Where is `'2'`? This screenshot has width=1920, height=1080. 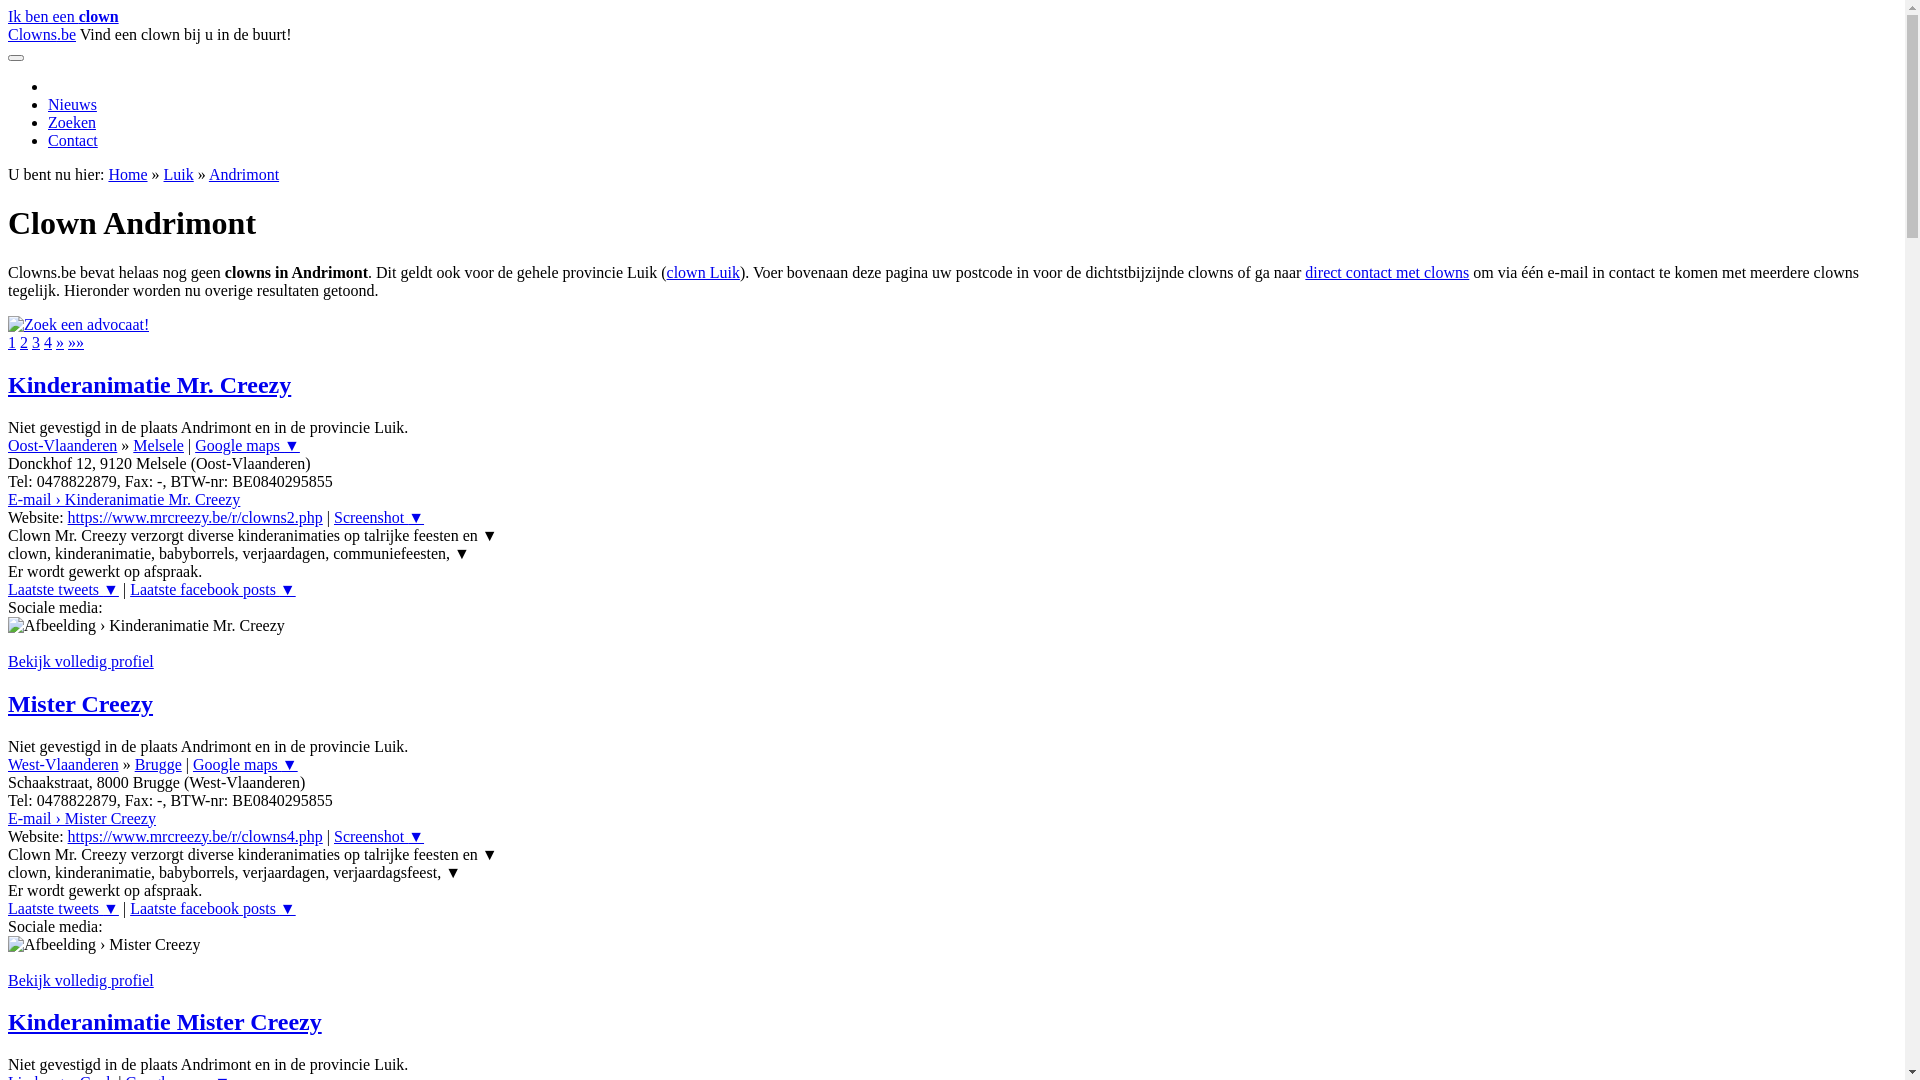
'2' is located at coordinates (19, 341).